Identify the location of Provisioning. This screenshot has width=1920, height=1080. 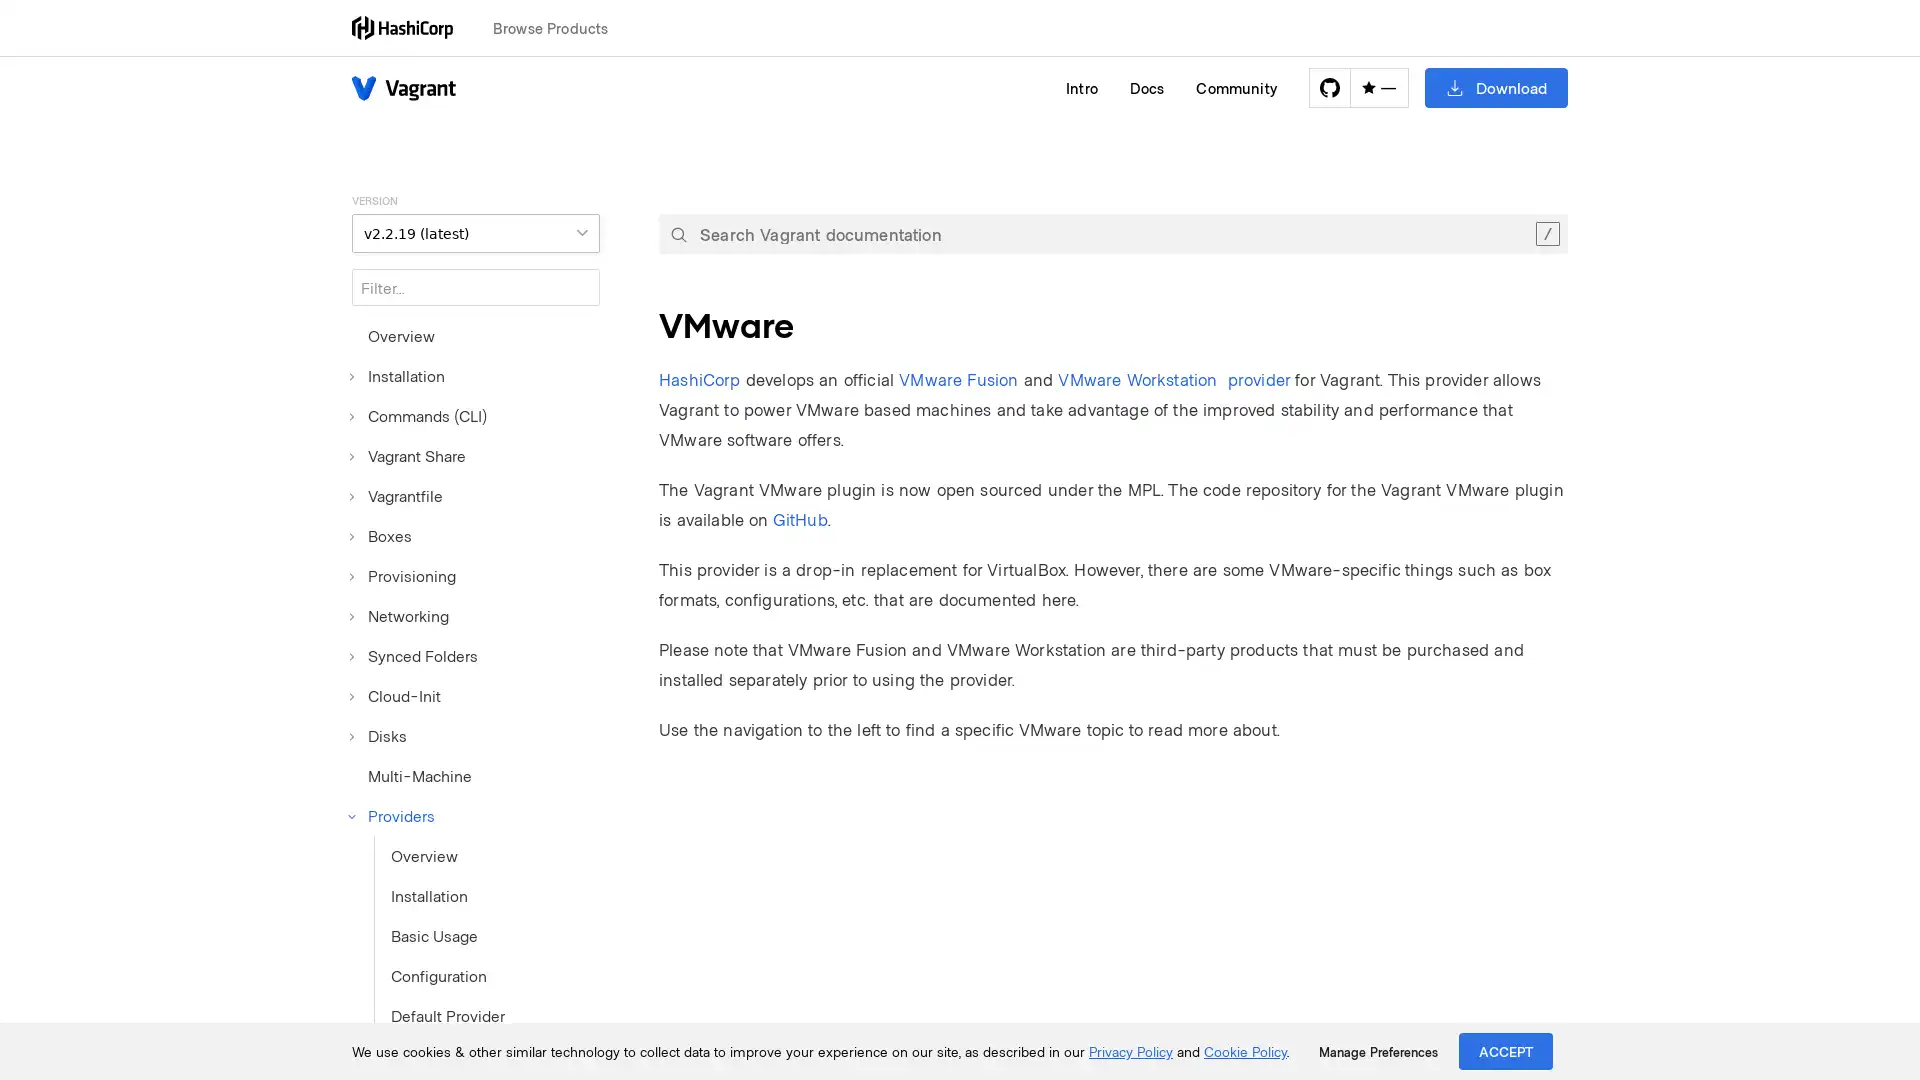
(402, 575).